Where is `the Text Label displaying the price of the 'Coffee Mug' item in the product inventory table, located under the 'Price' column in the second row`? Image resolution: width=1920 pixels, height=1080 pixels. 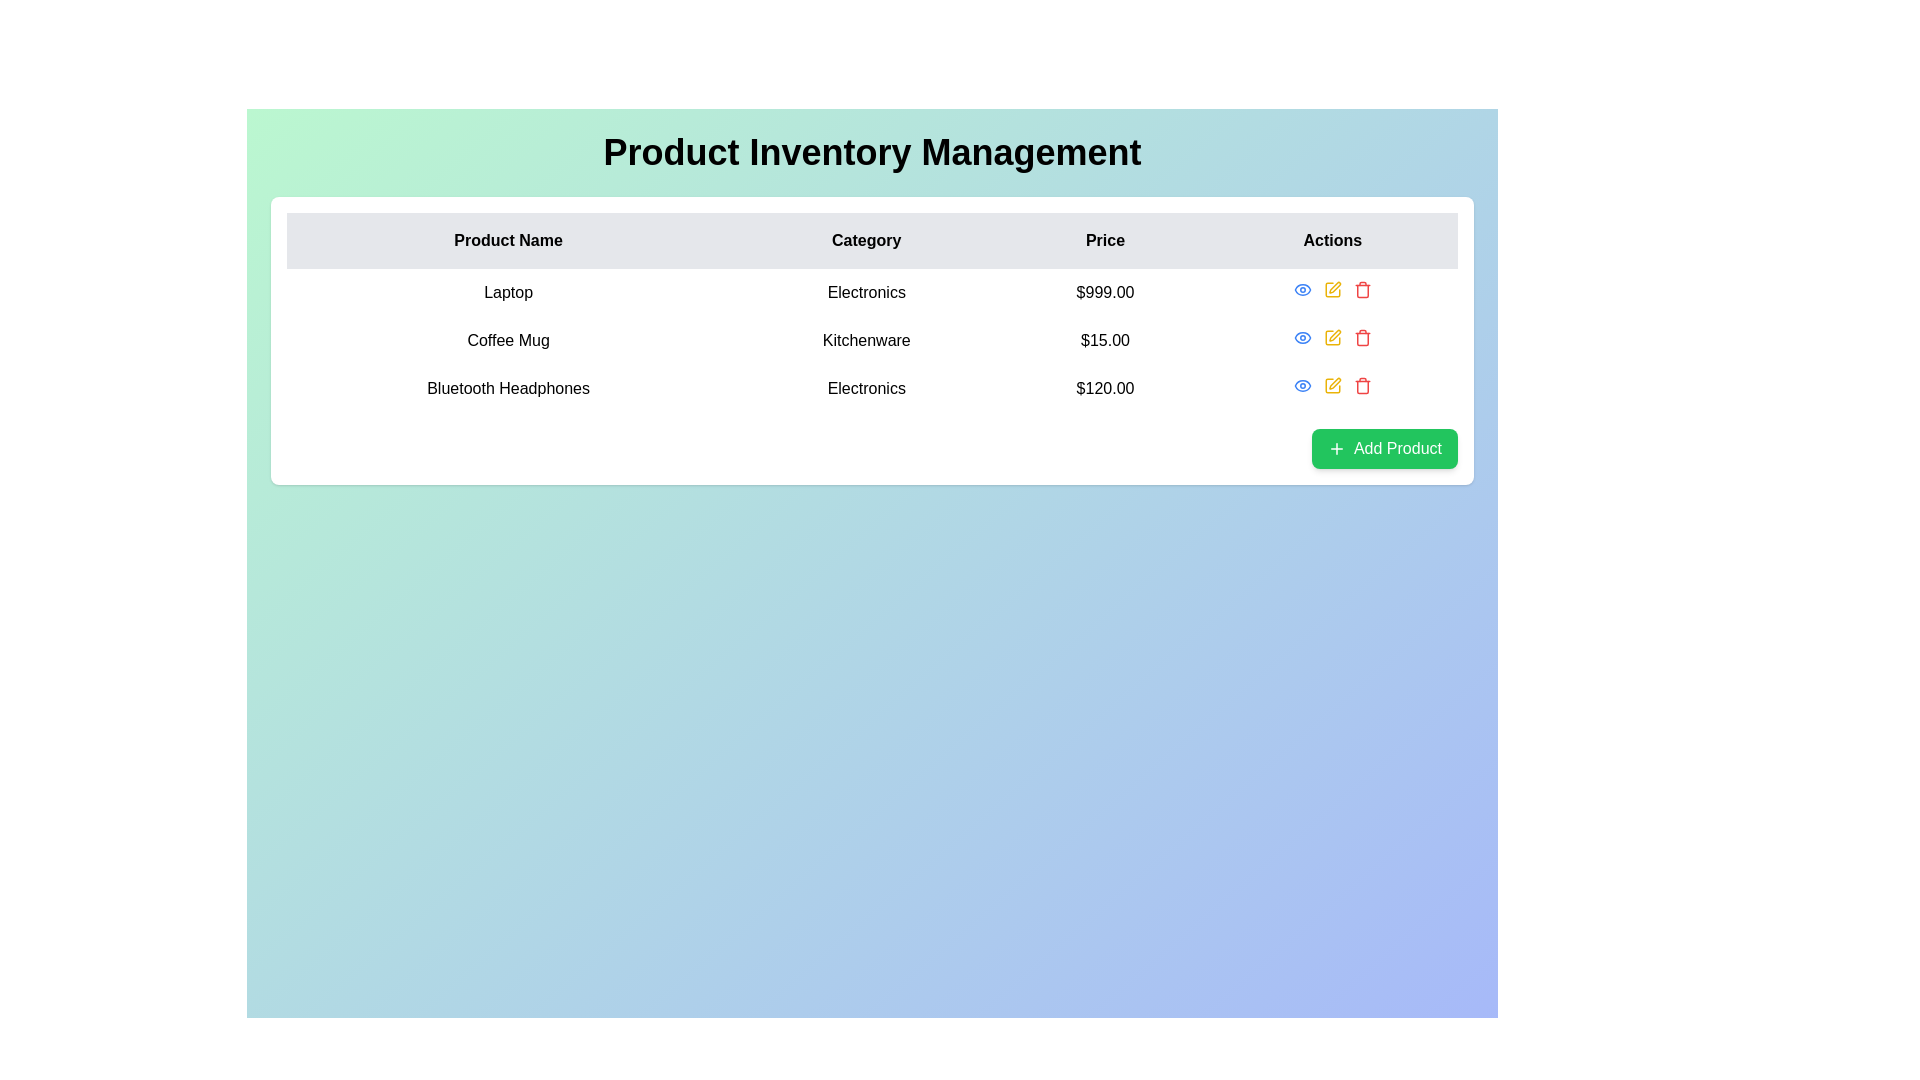 the Text Label displaying the price of the 'Coffee Mug' item in the product inventory table, located under the 'Price' column in the second row is located at coordinates (1104, 339).